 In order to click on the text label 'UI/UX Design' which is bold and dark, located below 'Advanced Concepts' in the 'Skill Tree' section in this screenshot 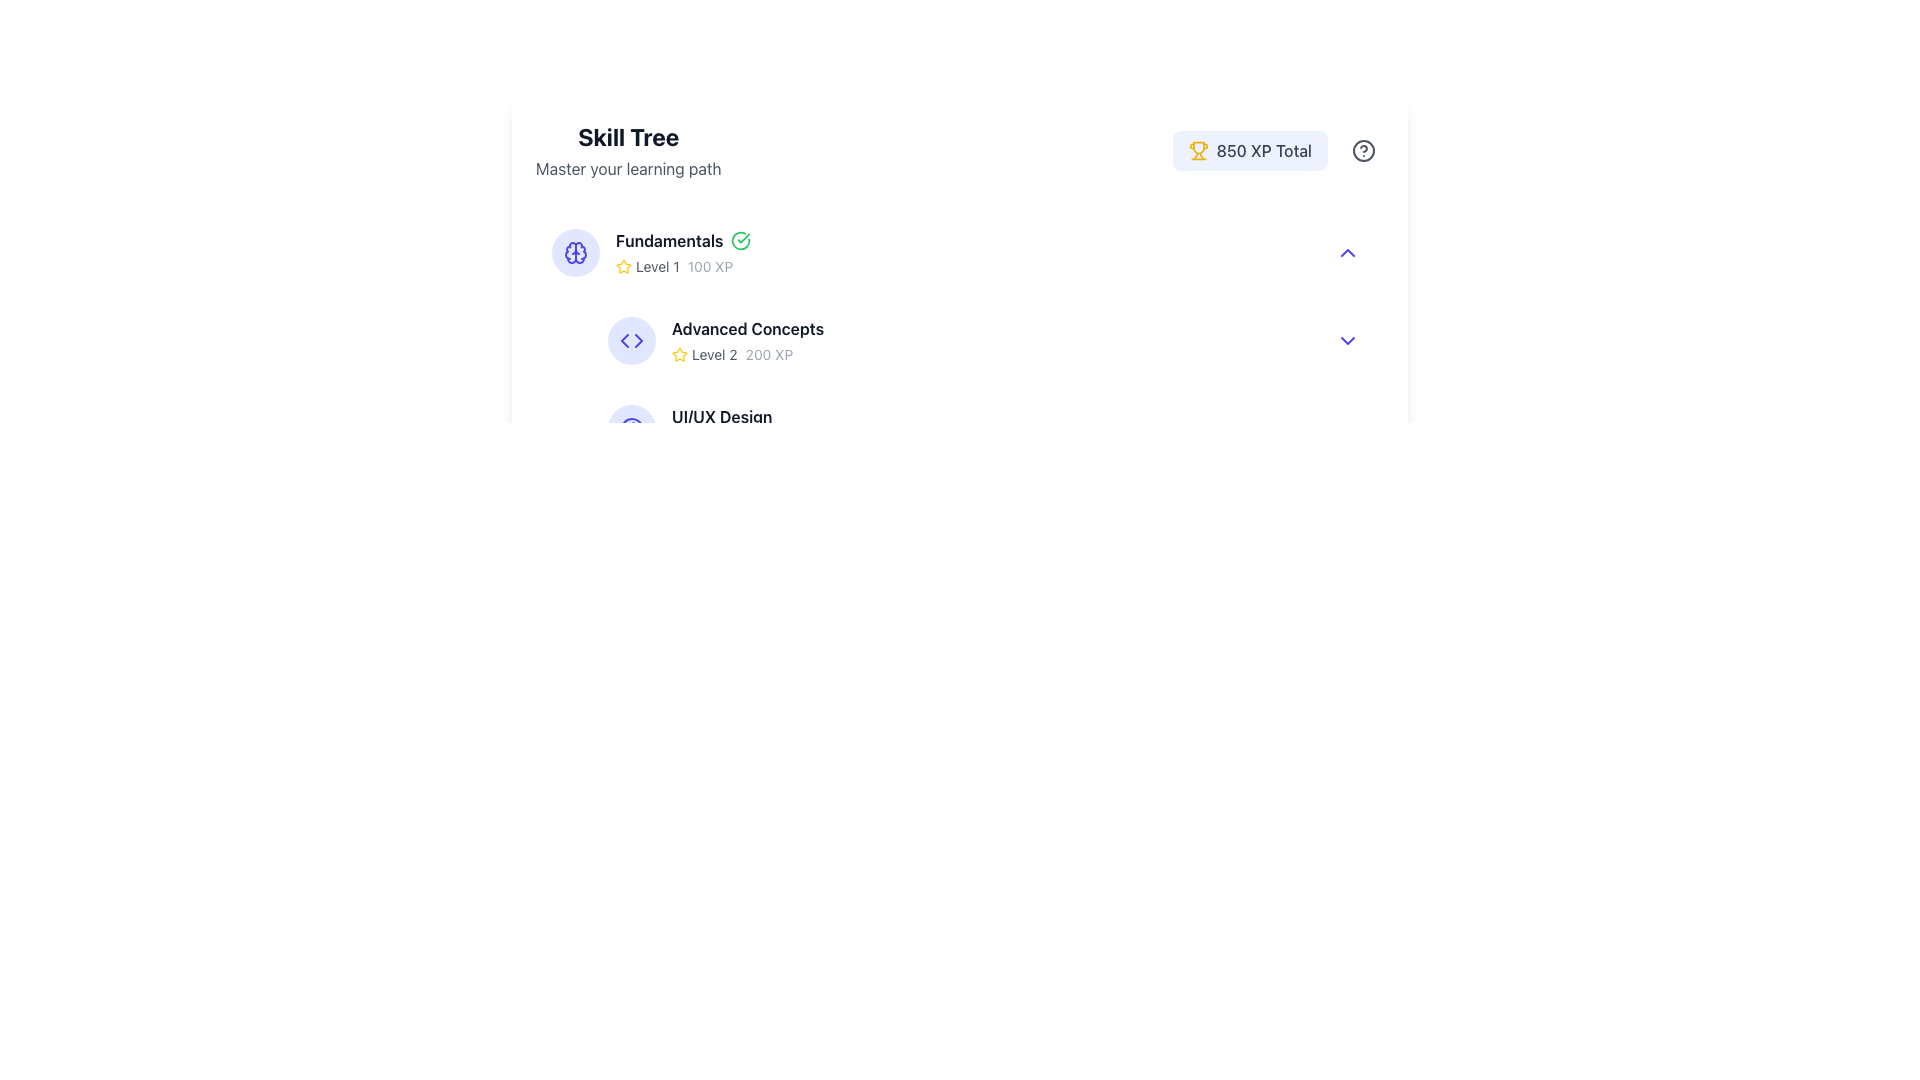, I will do `click(721, 415)`.